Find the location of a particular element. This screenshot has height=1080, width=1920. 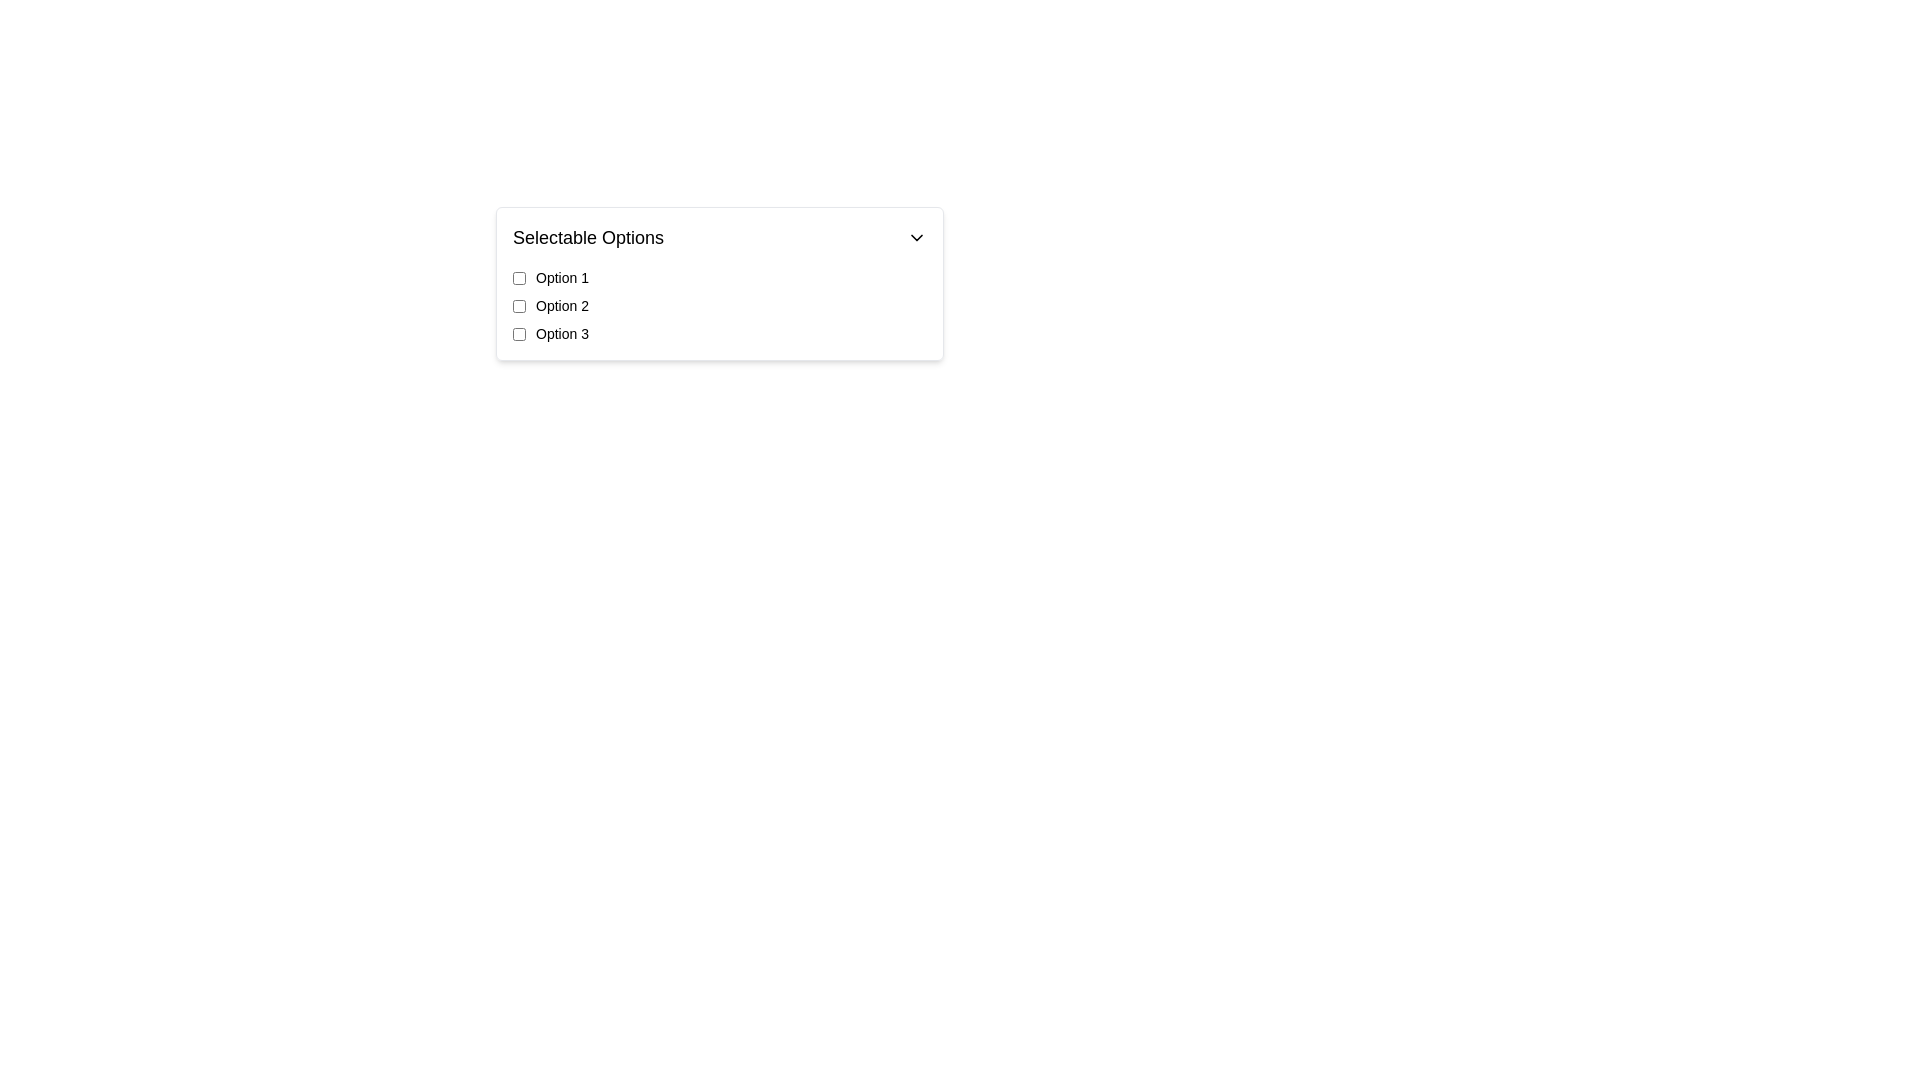

the first checkbox labeled 'Option 1' under the 'Selectable Options' section is located at coordinates (519, 277).